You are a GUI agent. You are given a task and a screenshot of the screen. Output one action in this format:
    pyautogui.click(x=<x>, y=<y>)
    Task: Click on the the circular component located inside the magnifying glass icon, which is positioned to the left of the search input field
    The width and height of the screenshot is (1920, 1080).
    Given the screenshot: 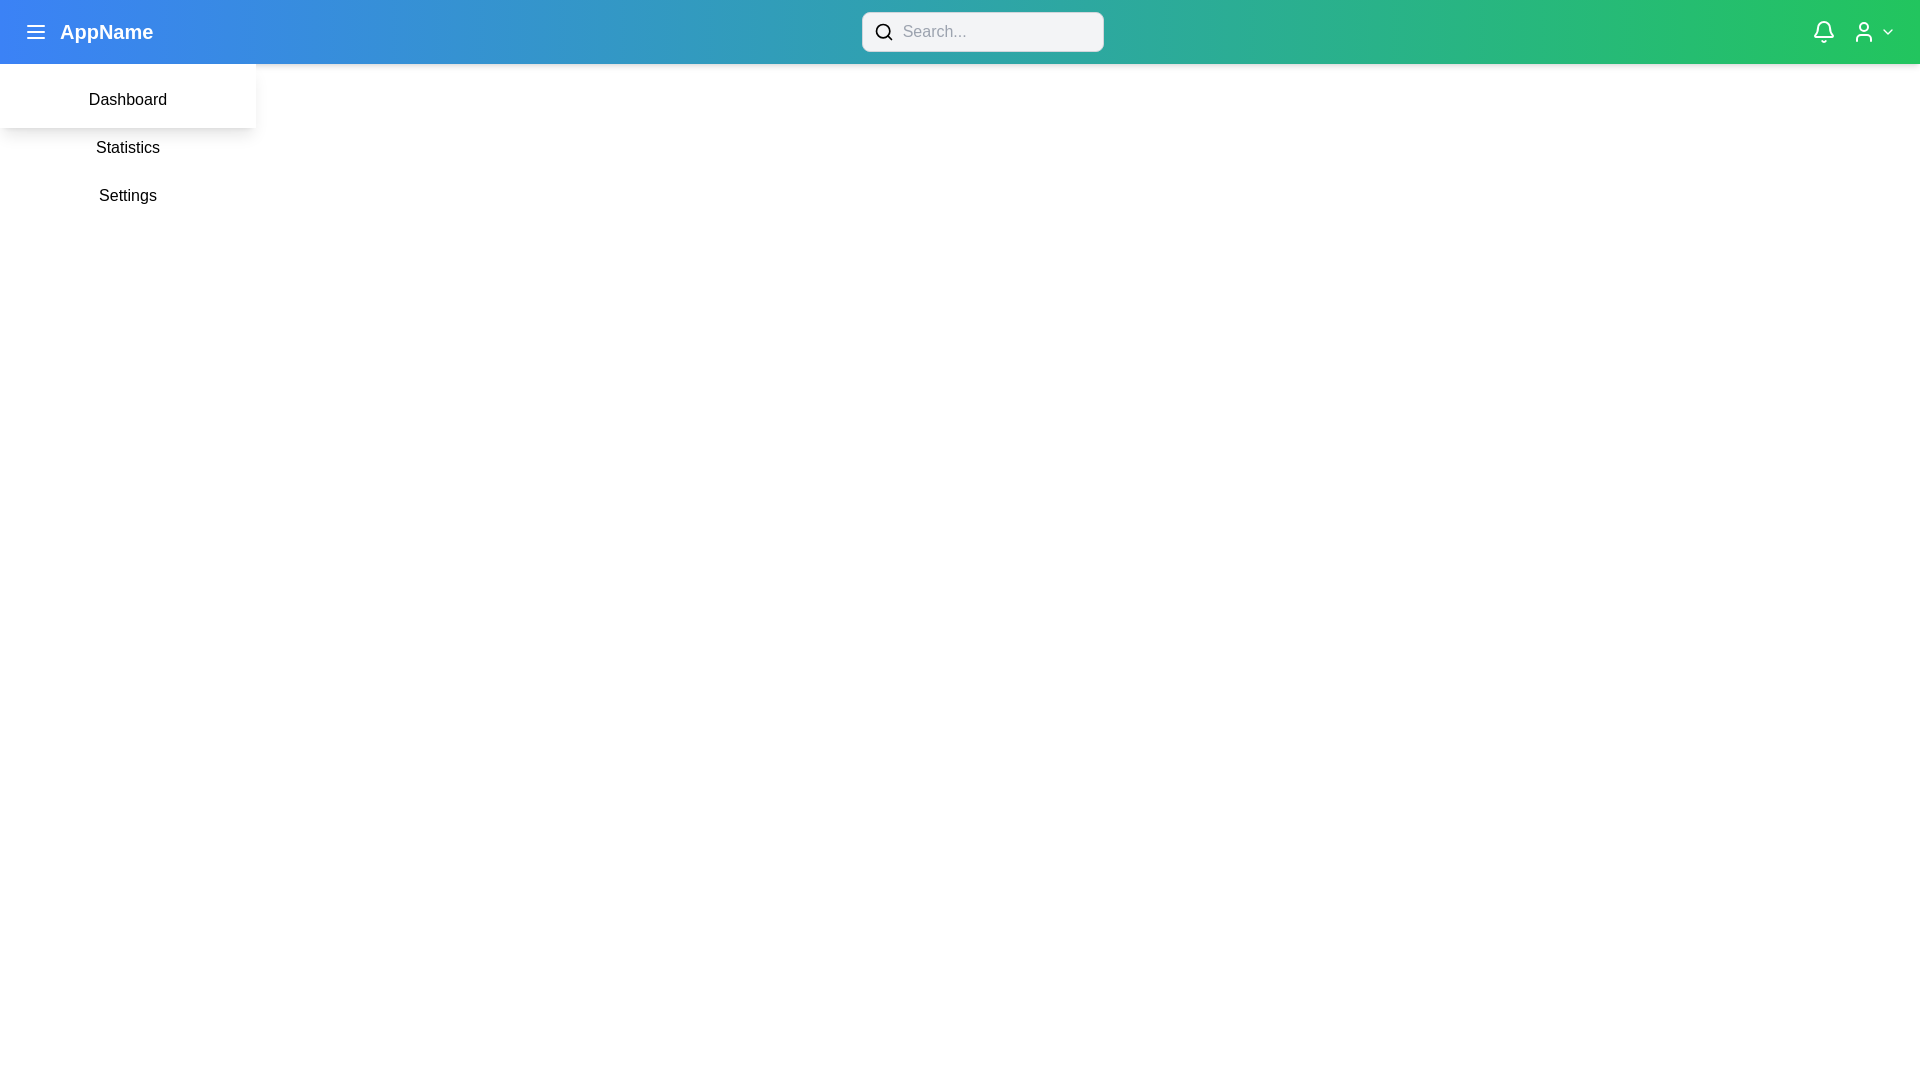 What is the action you would take?
    pyautogui.click(x=881, y=31)
    